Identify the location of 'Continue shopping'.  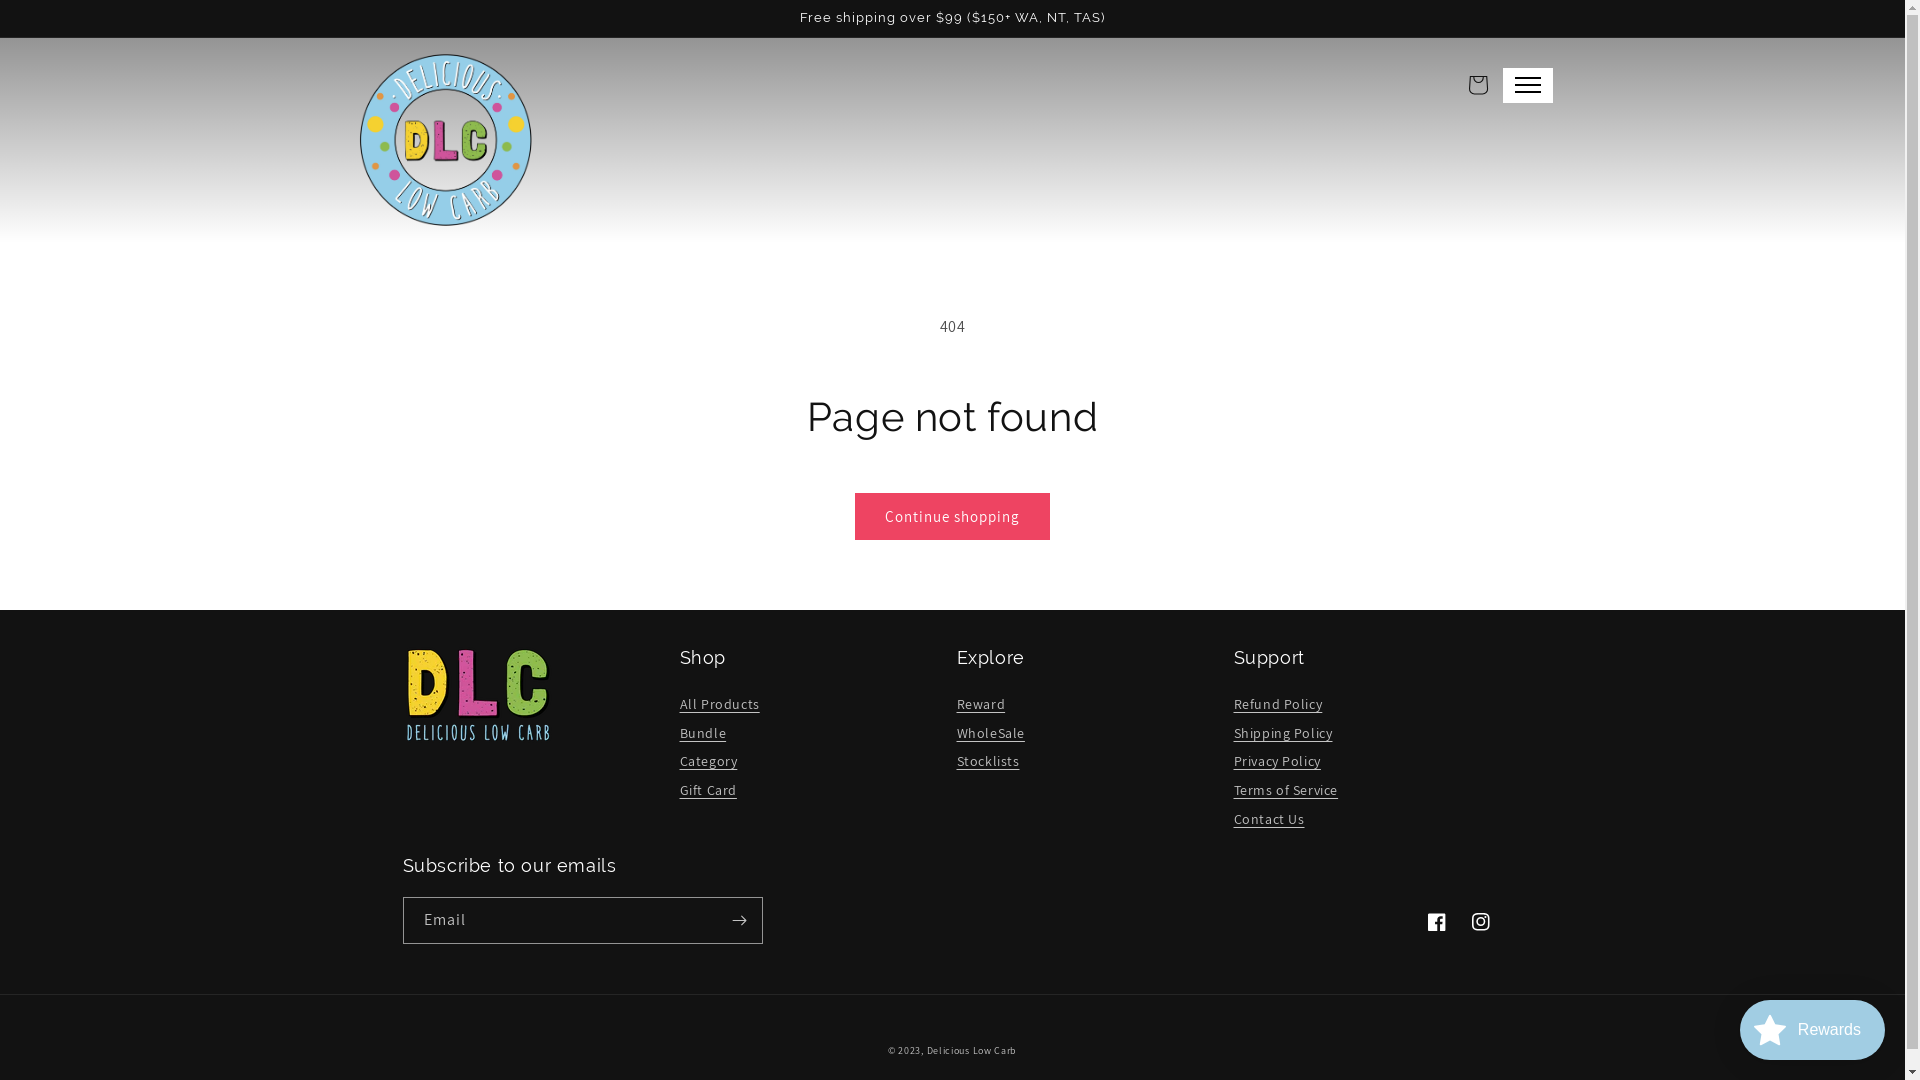
(951, 515).